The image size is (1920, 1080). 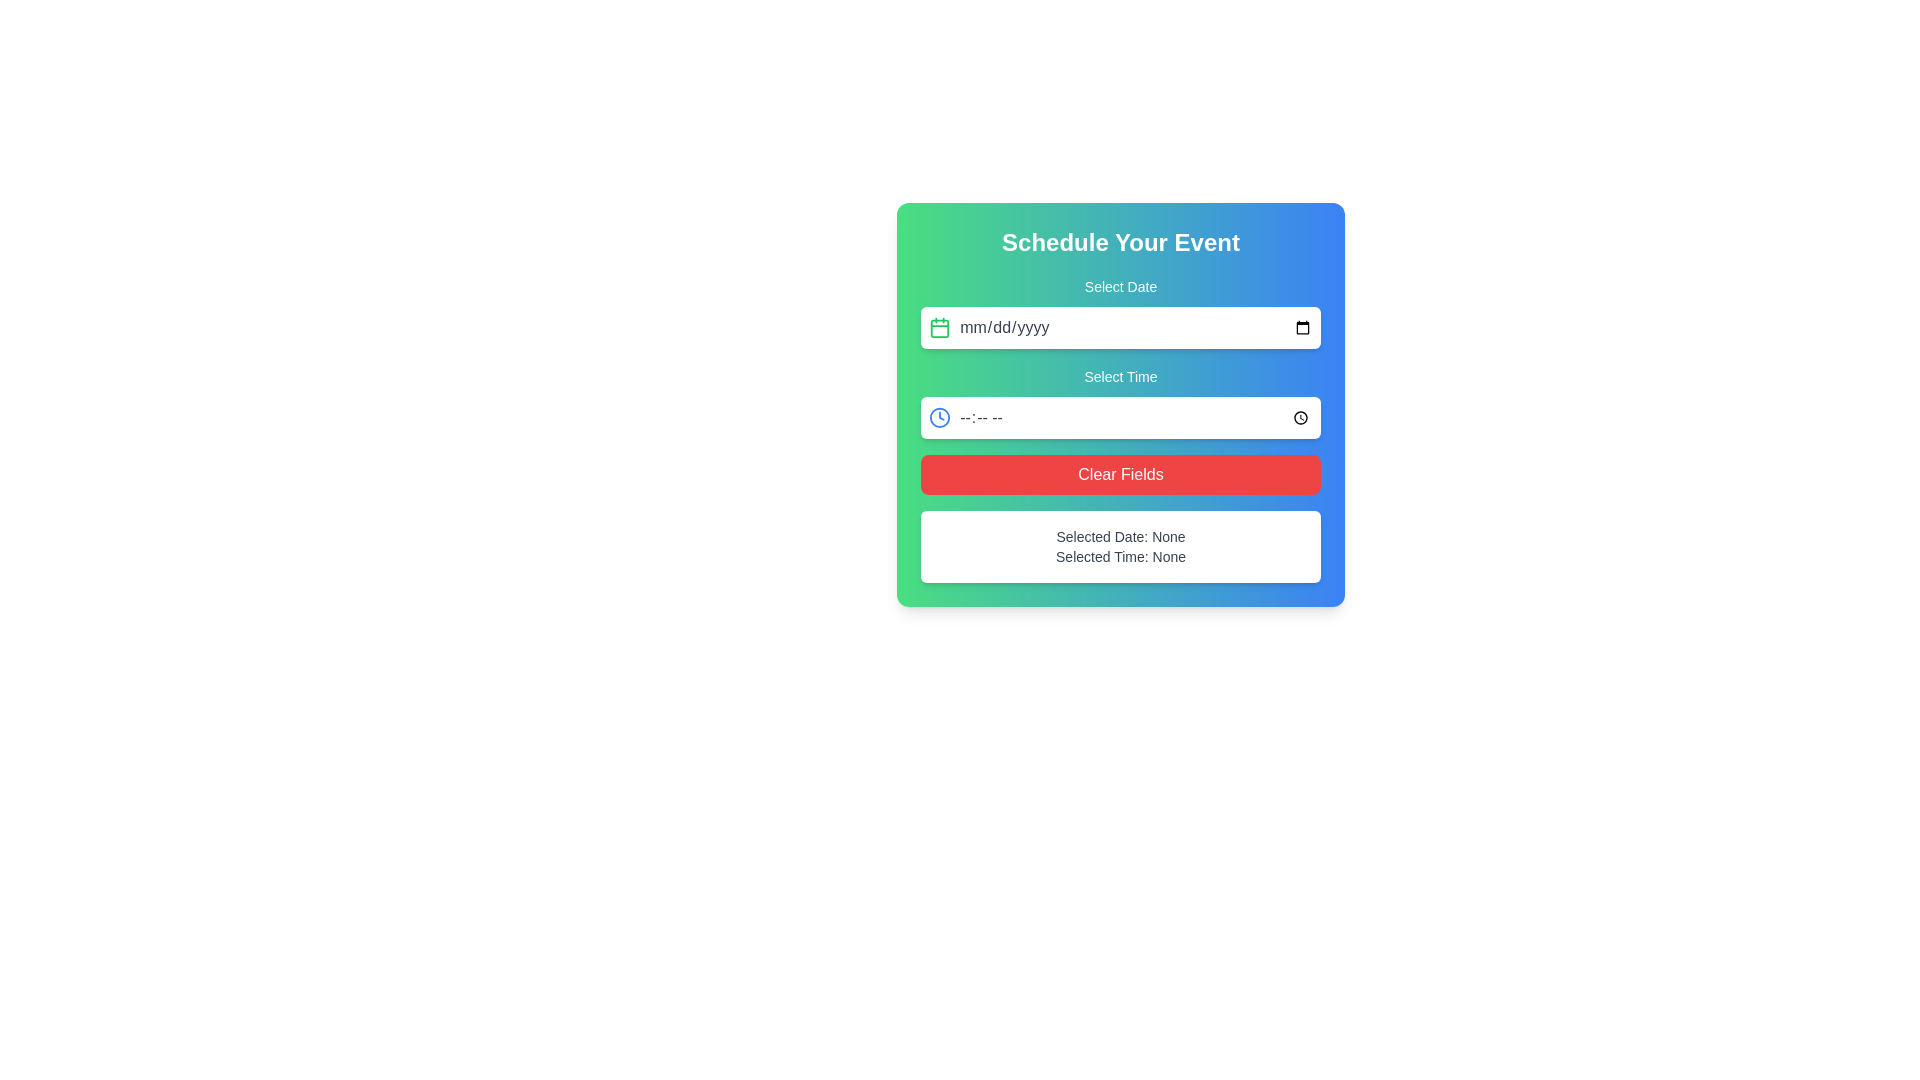 What do you see at coordinates (1121, 312) in the screenshot?
I see `the Date Input field located in the 'Schedule Your Event' section to enable keyboard input` at bounding box center [1121, 312].